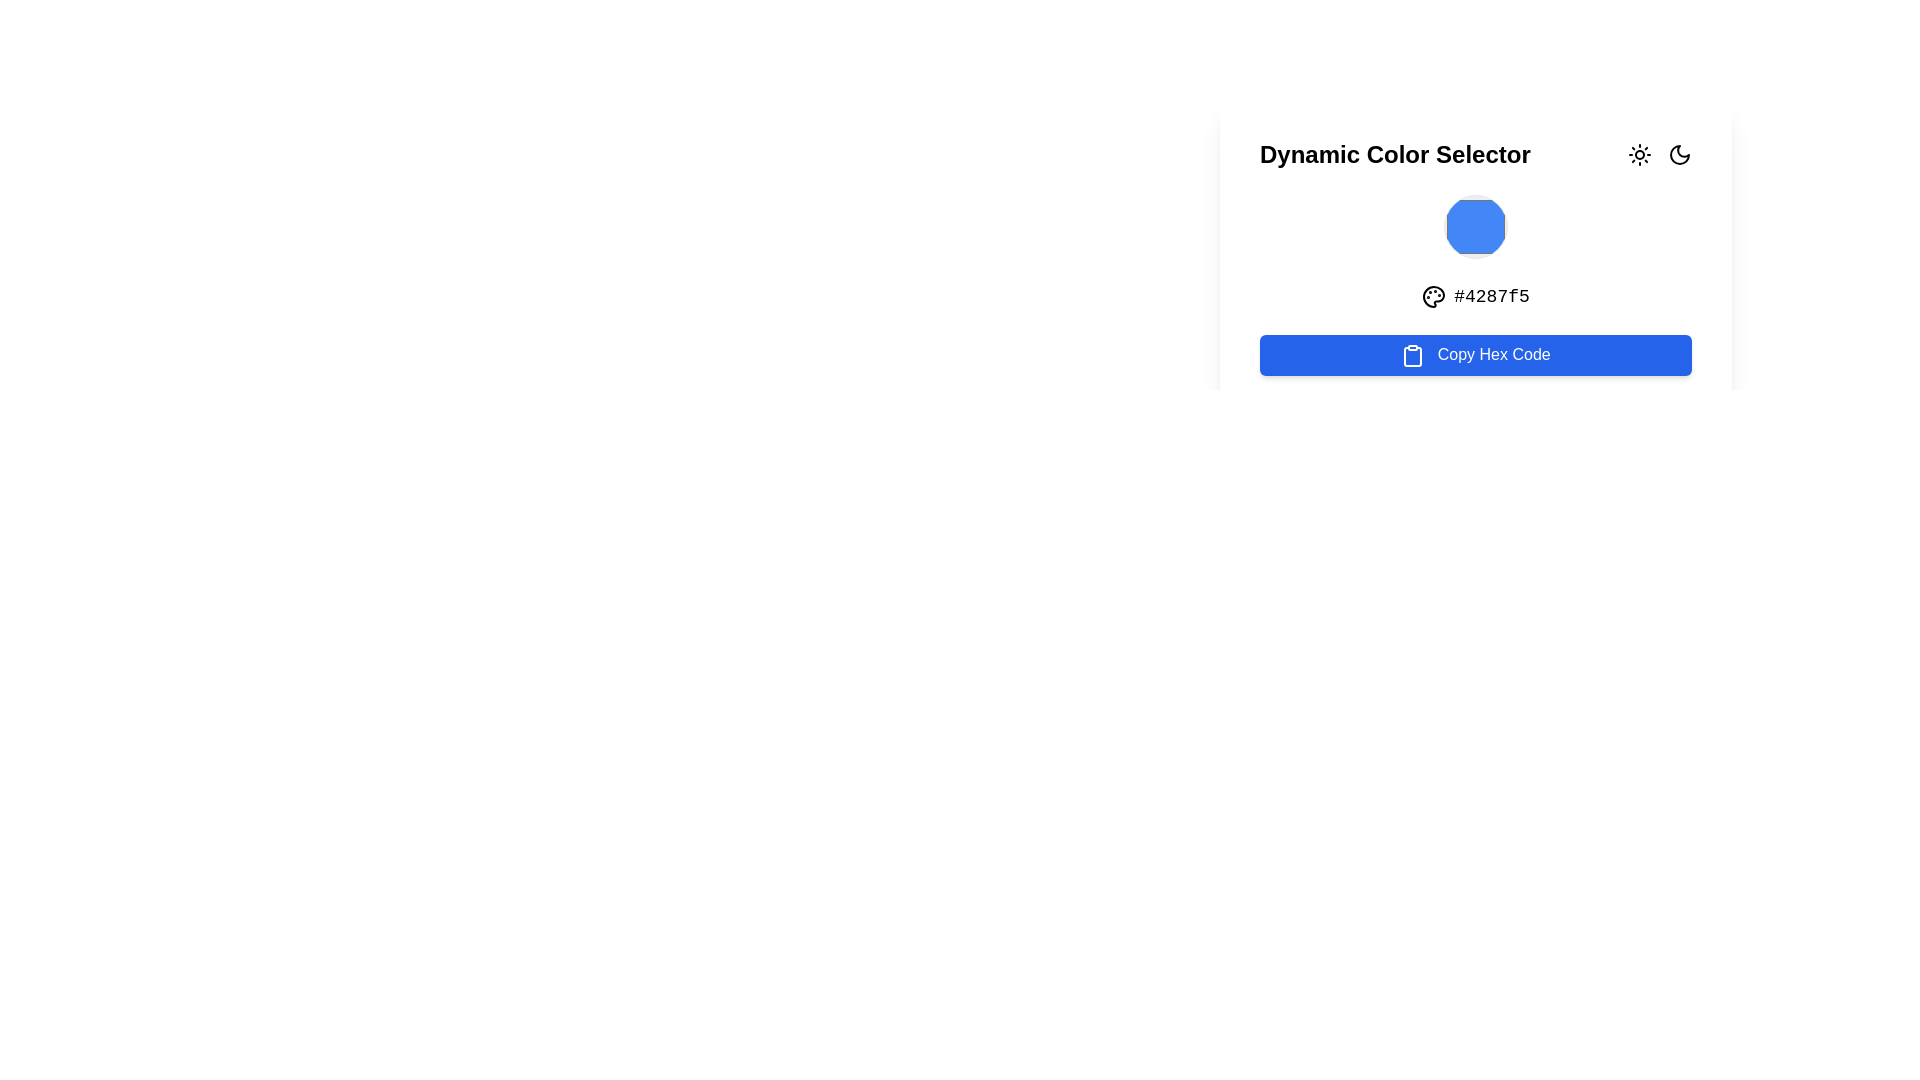  Describe the element at coordinates (1476, 226) in the screenshot. I see `the circular blue button styled as a selectable component` at that location.